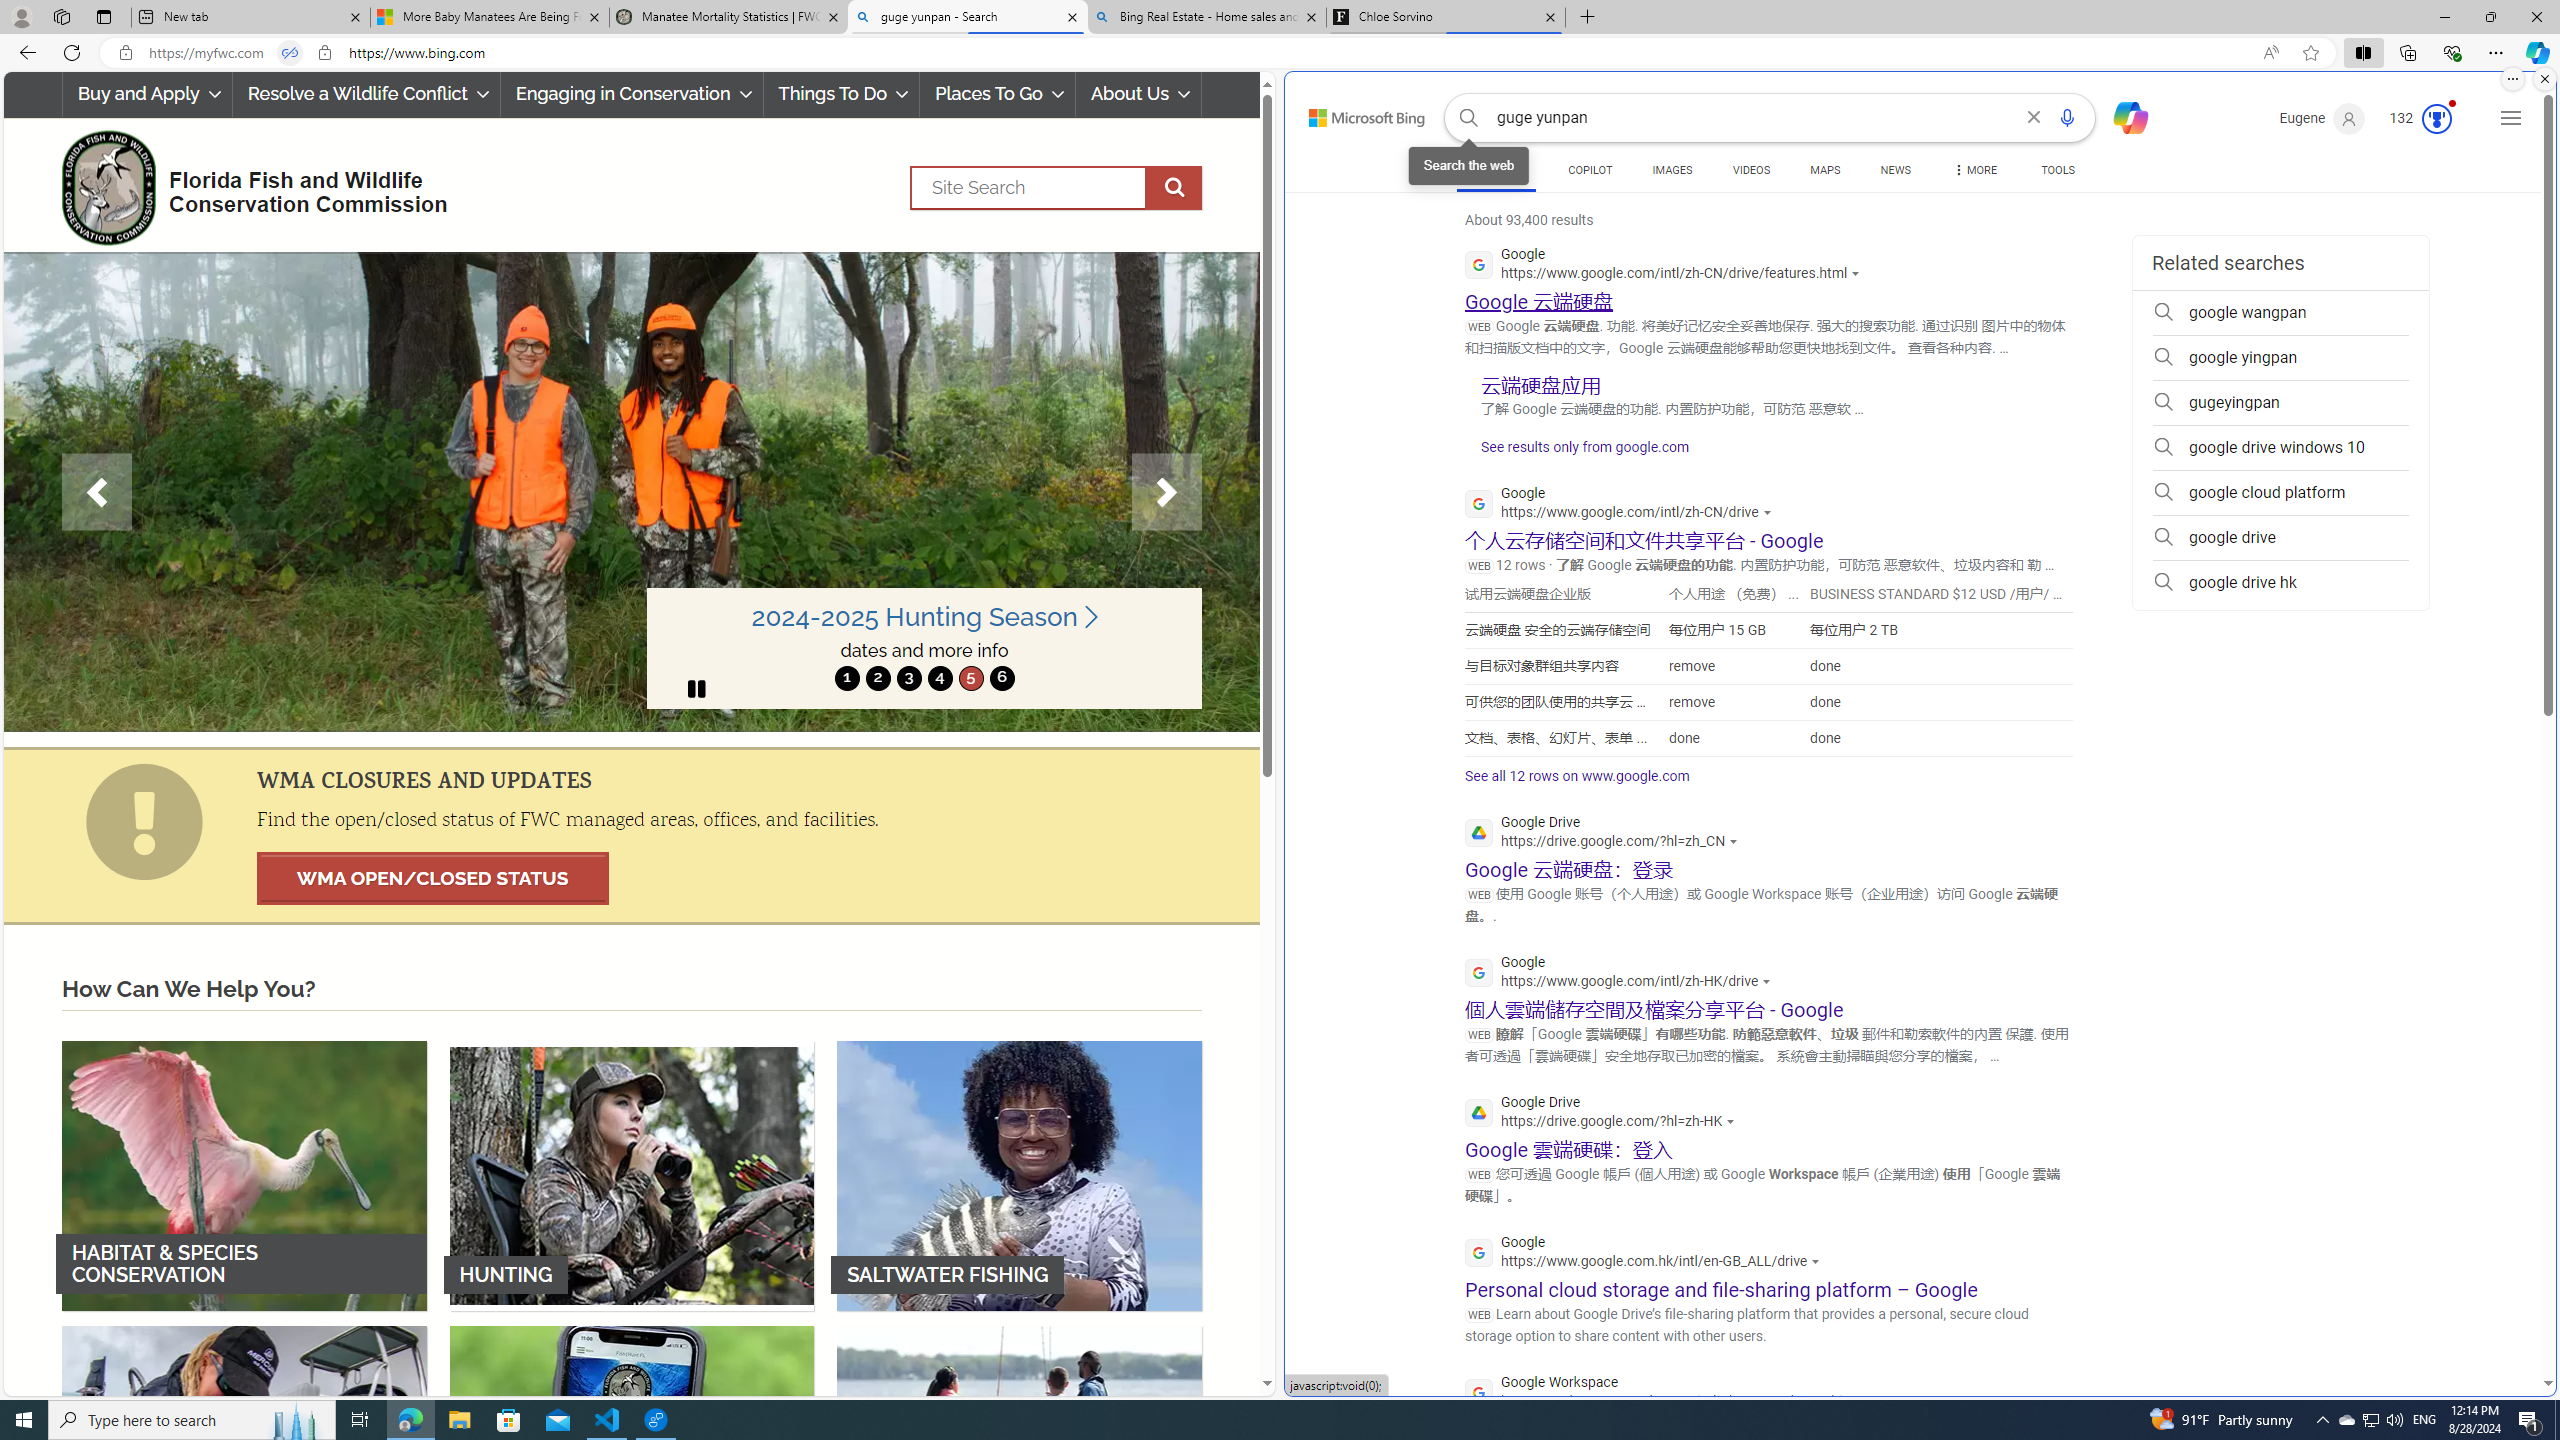 The image size is (2560, 1440). I want to click on 'FWC Logo Florida Fish and Wildlife Conservation Commission', so click(244, 184).